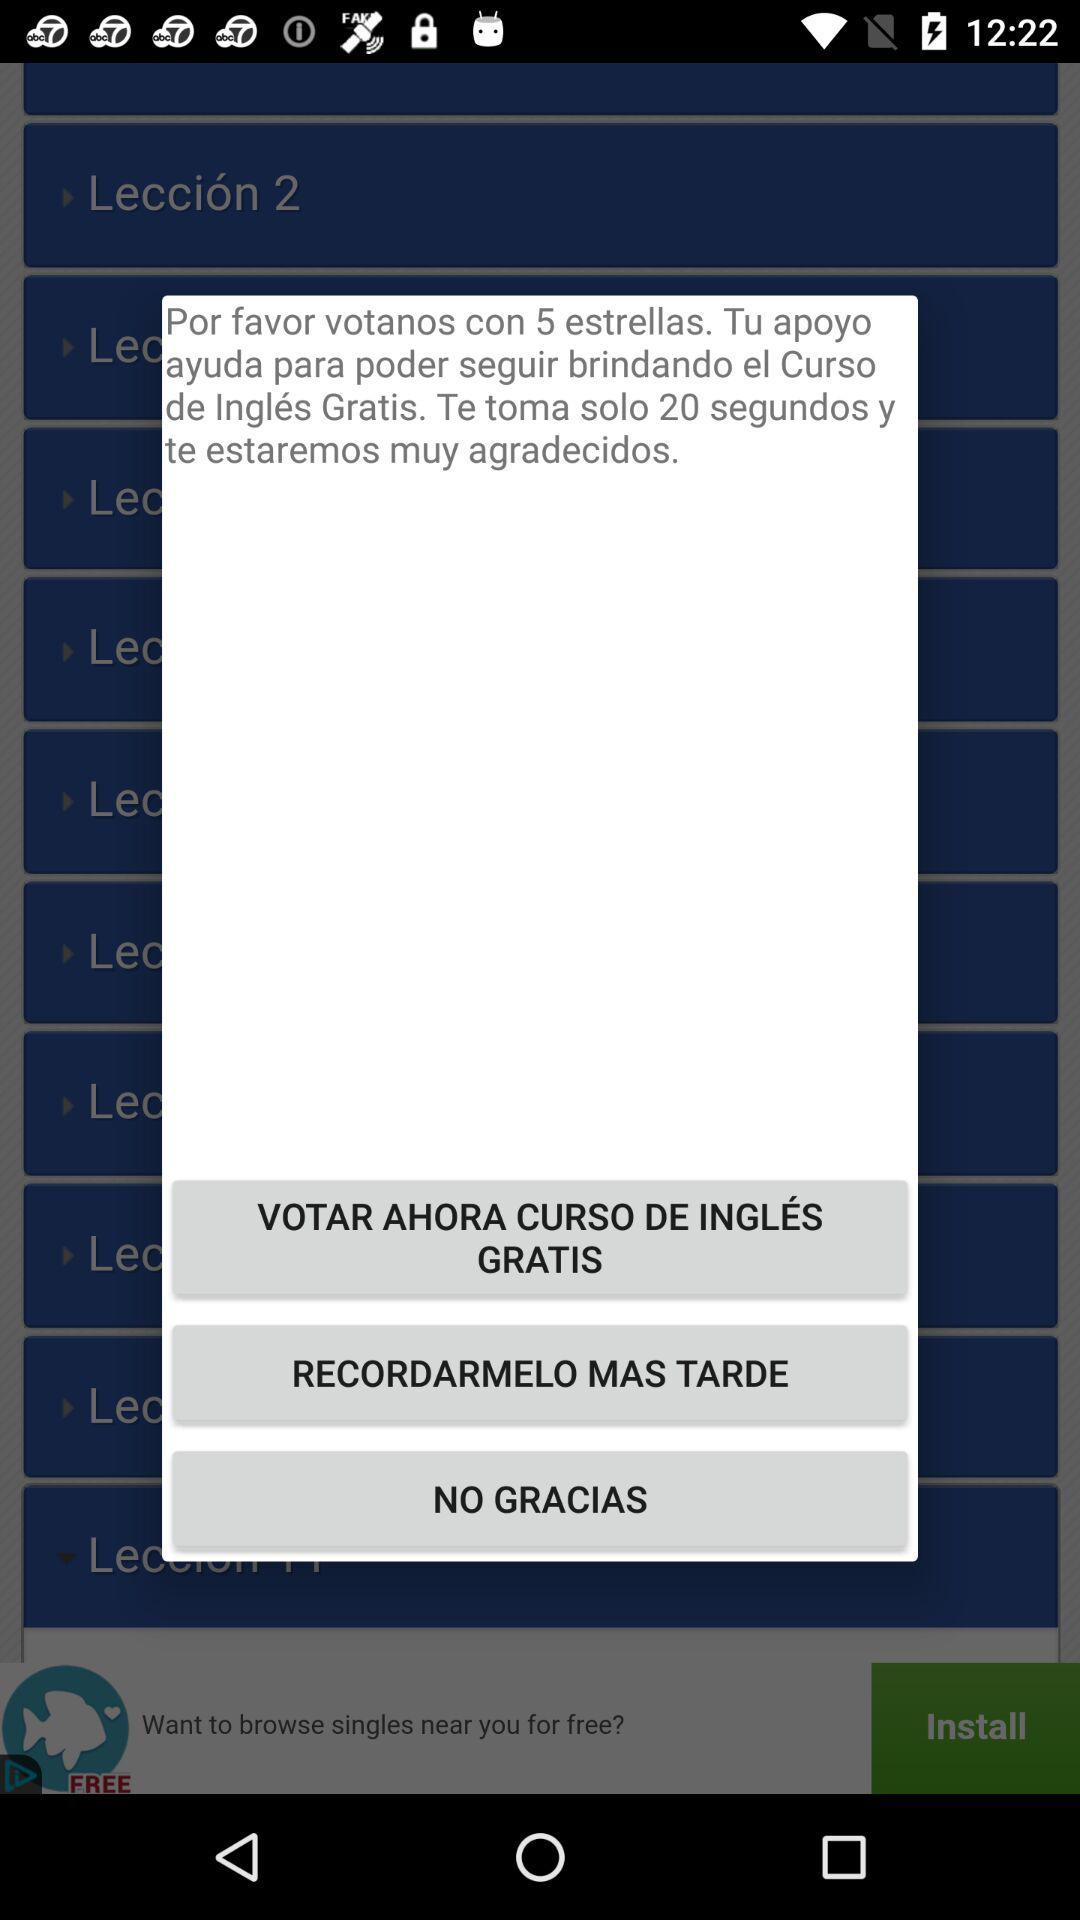 The image size is (1080, 1920). I want to click on no gracias, so click(540, 1498).